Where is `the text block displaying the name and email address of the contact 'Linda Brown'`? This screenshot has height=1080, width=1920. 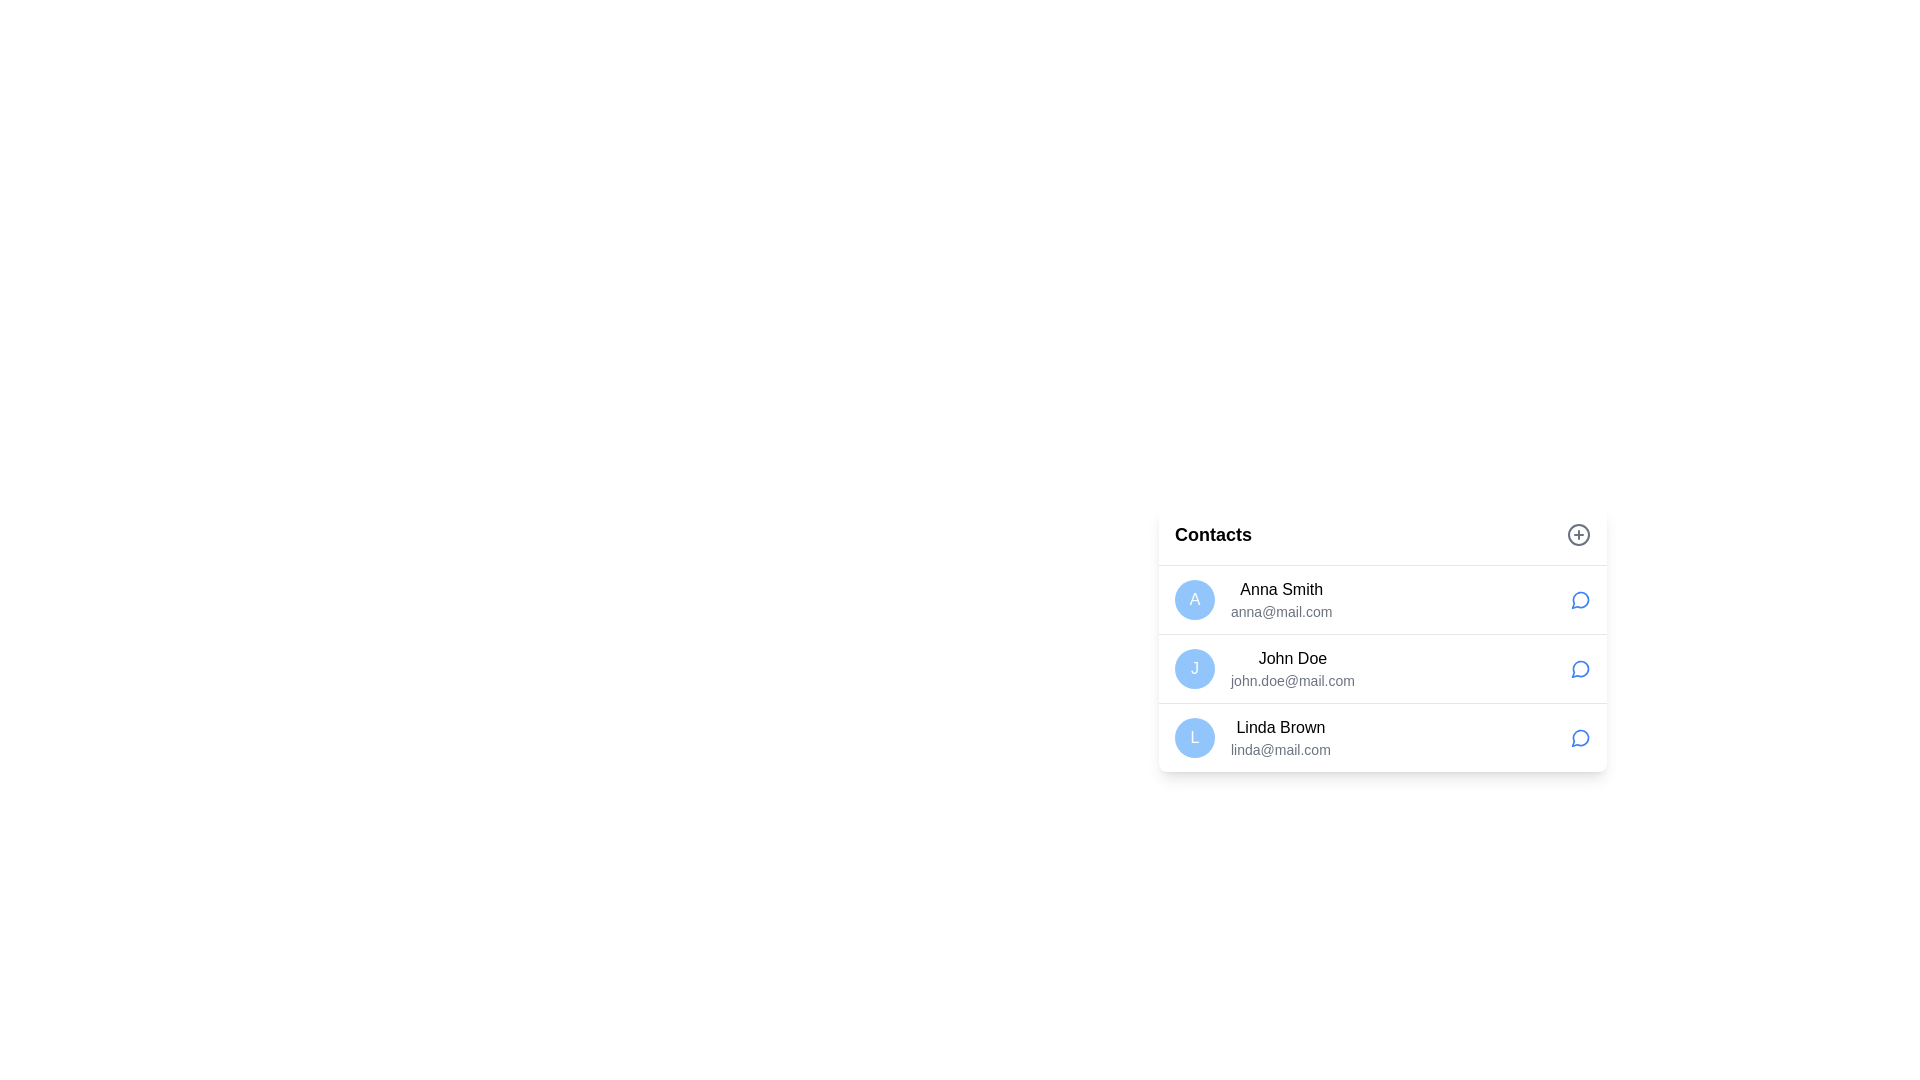 the text block displaying the name and email address of the contact 'Linda Brown' is located at coordinates (1280, 737).